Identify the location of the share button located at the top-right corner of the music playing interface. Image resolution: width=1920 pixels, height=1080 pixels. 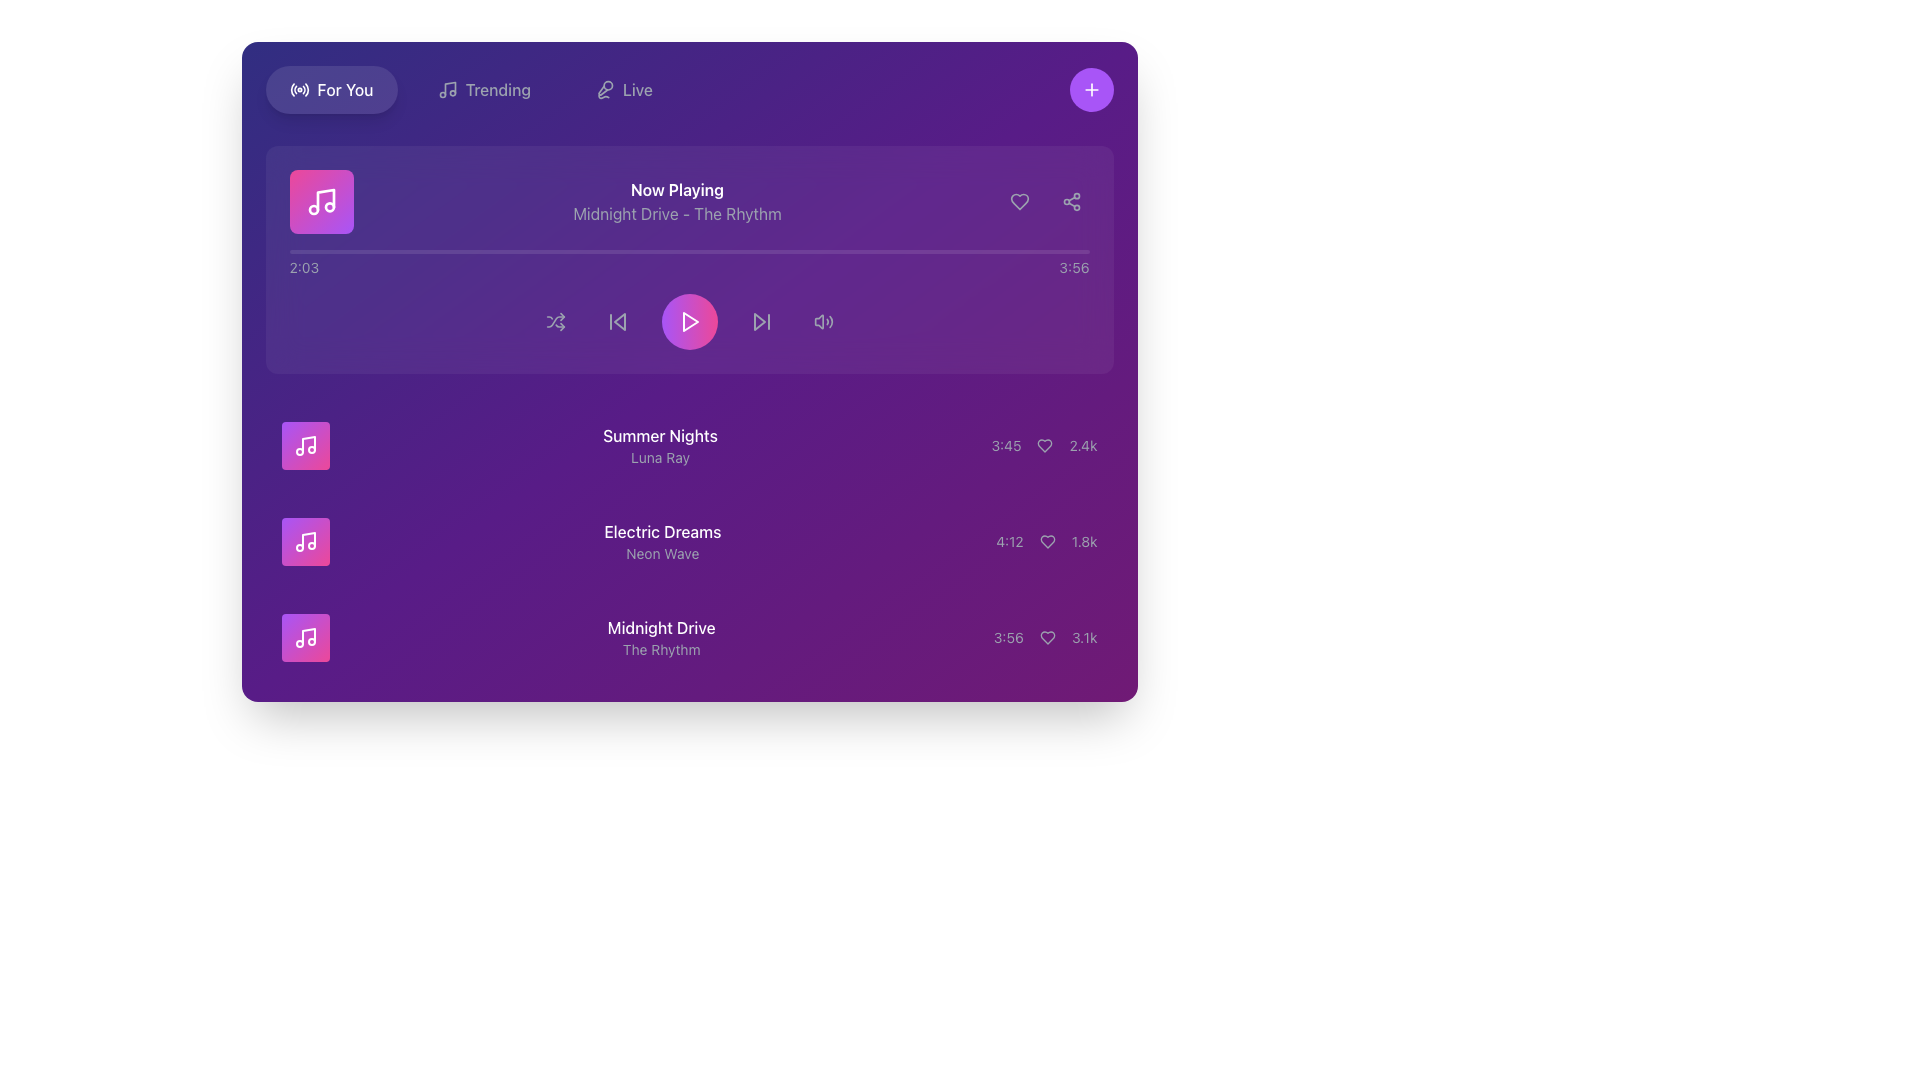
(1070, 201).